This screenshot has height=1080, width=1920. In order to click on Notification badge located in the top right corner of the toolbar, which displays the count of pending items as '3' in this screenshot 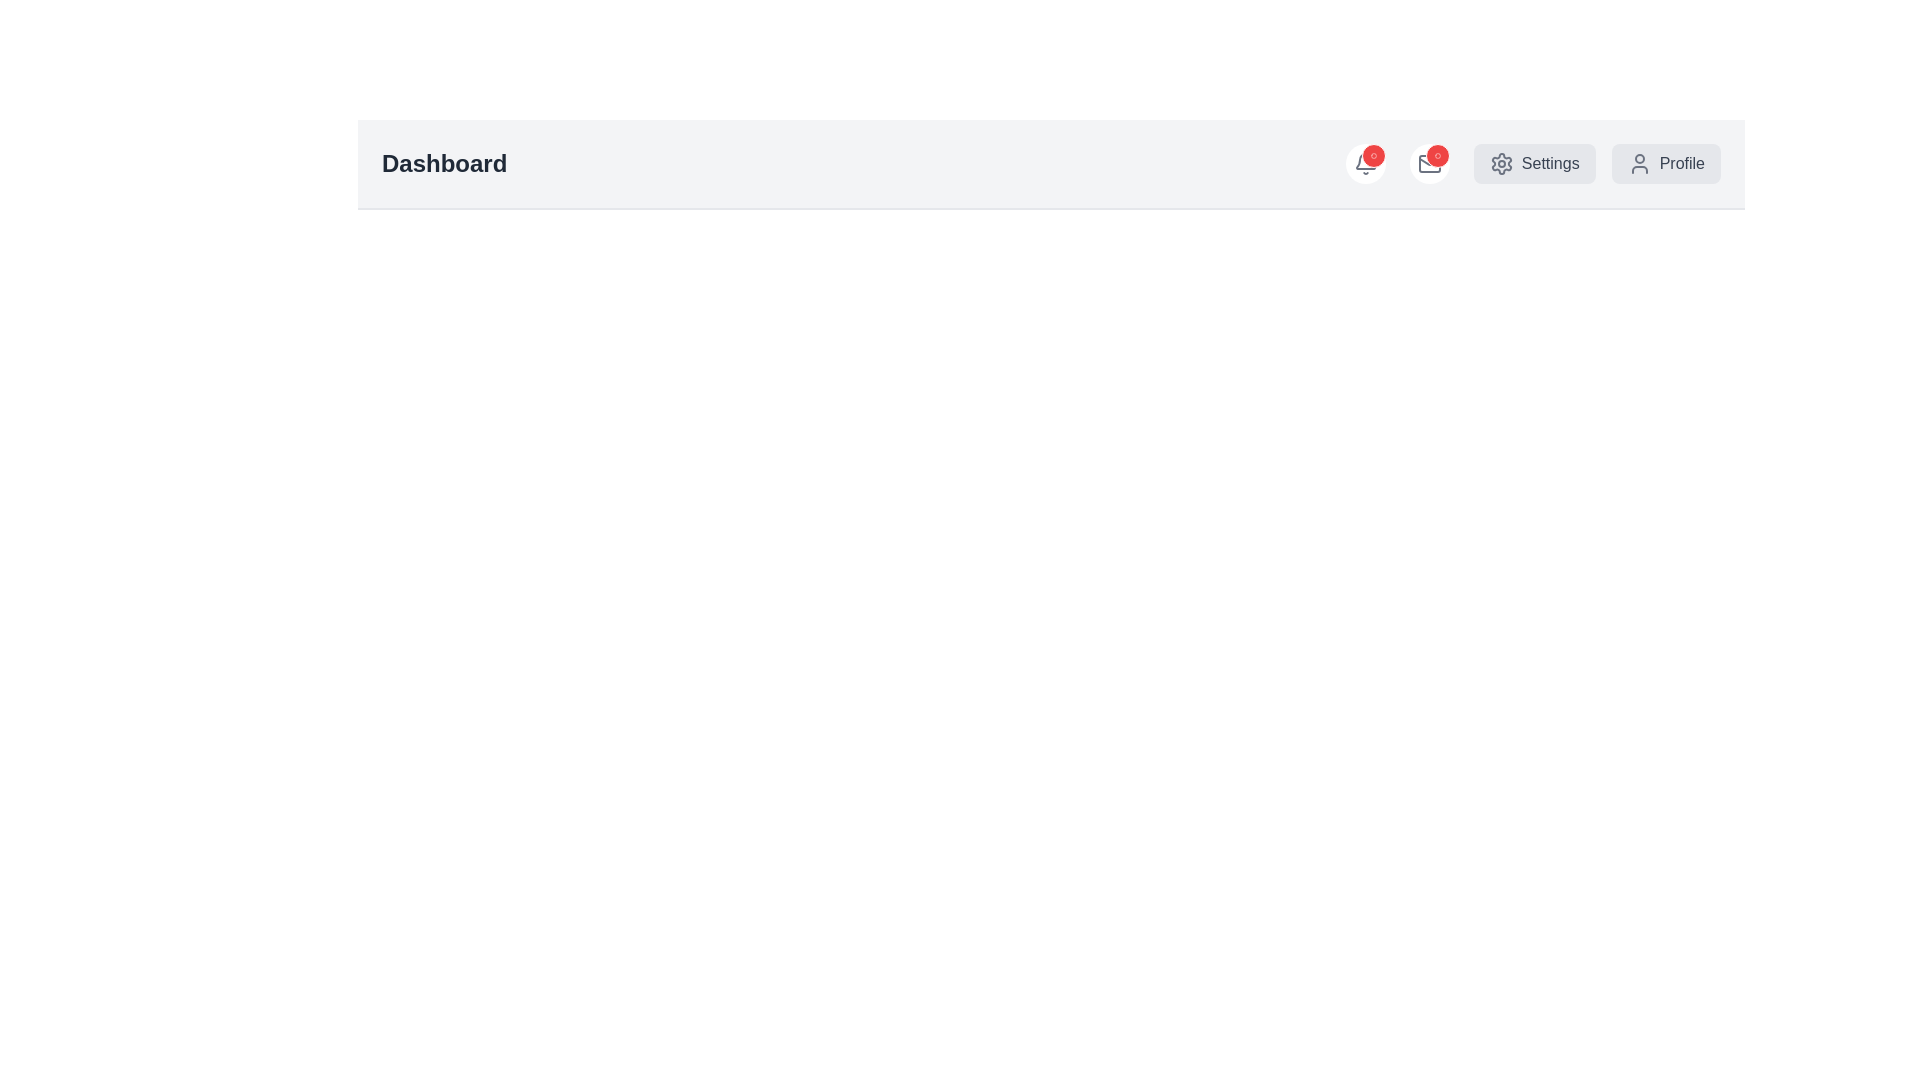, I will do `click(1372, 154)`.